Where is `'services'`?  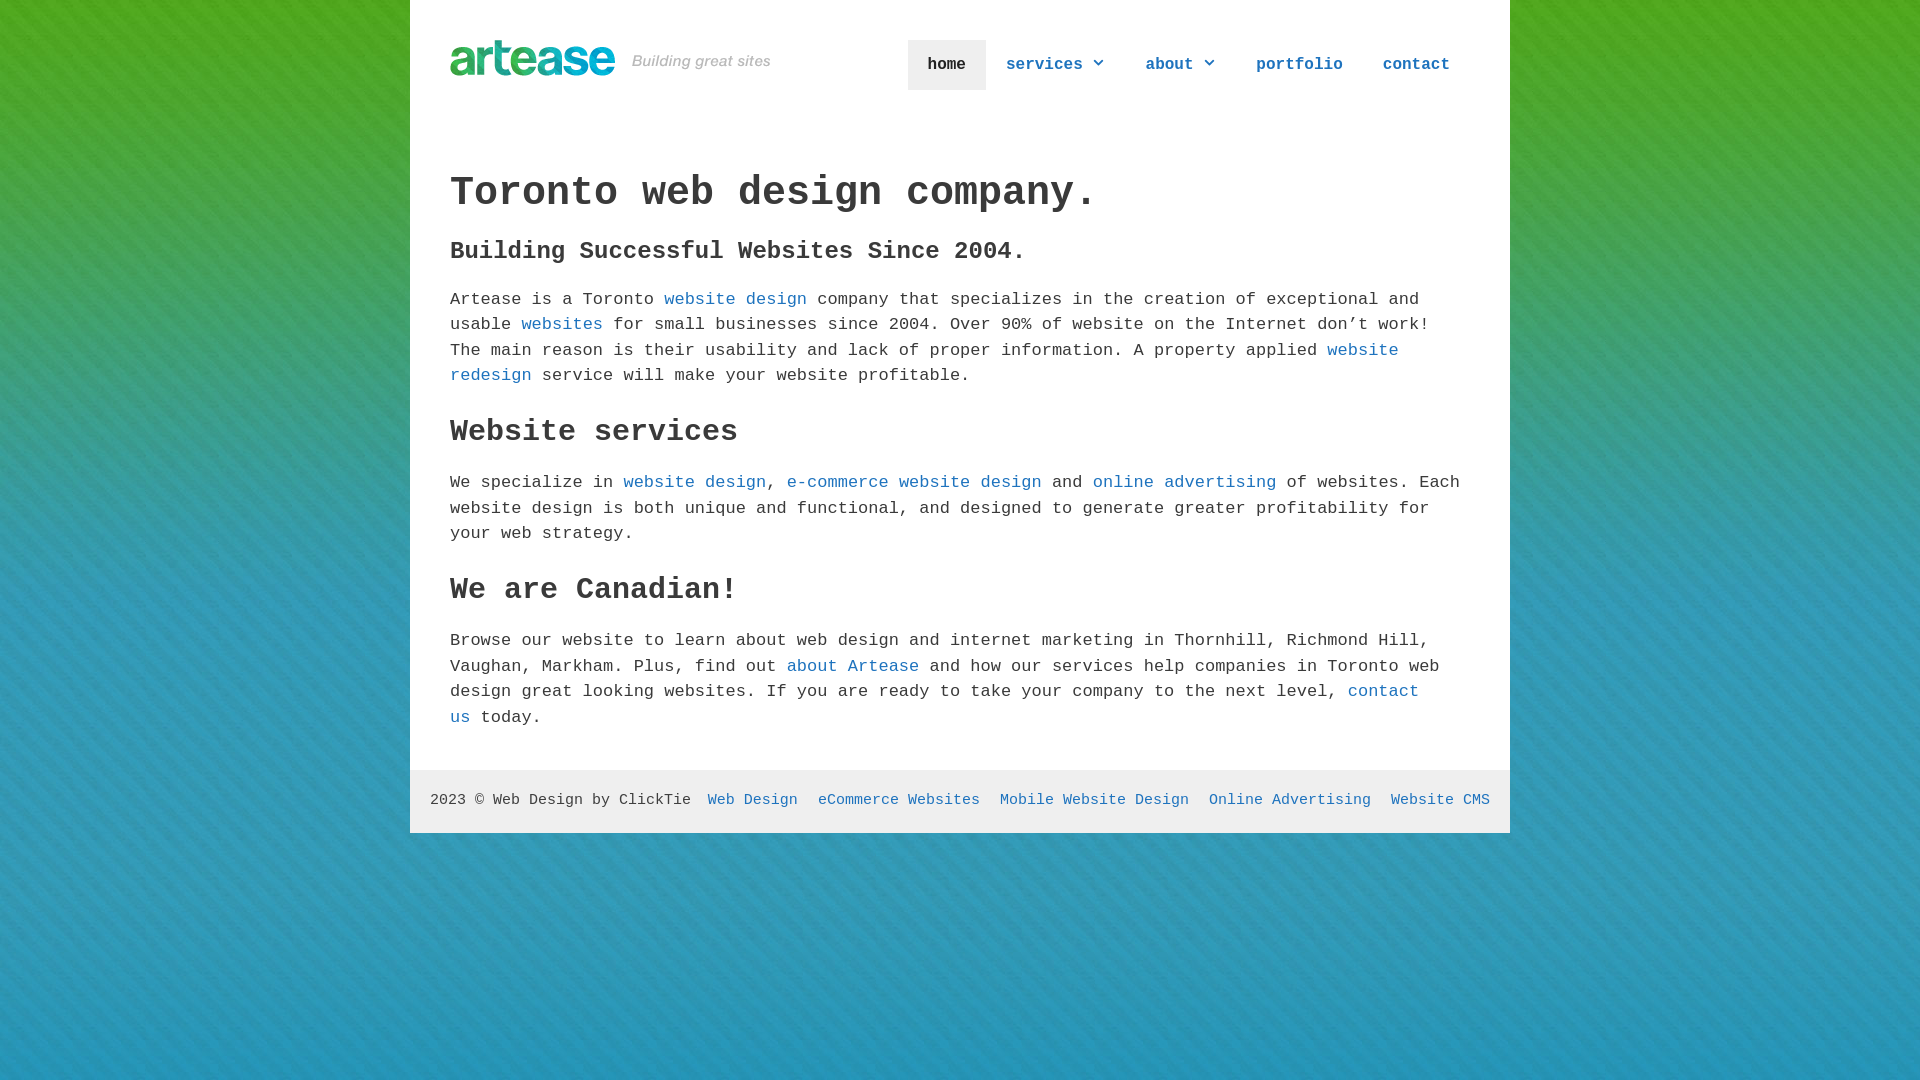
'services' is located at coordinates (1055, 64).